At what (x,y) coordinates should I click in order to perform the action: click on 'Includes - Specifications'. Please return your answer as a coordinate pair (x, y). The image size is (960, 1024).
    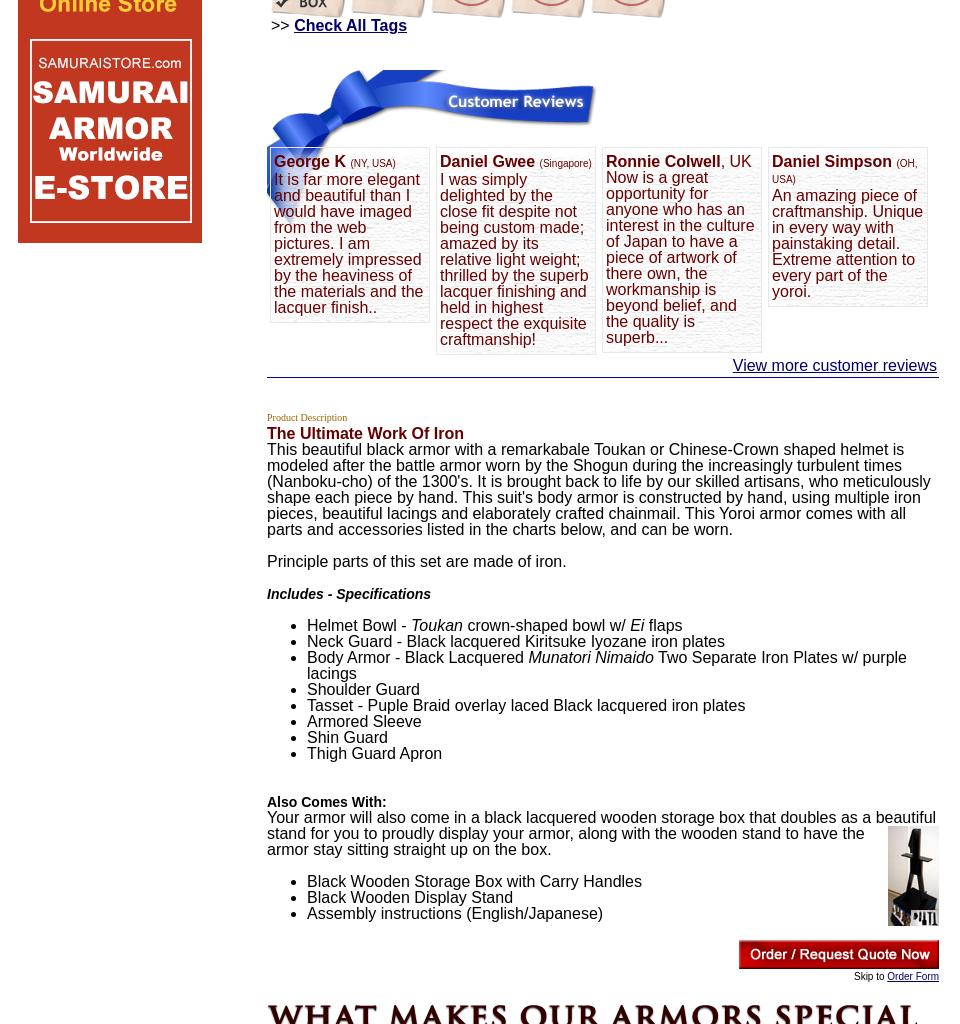
    Looking at the image, I should click on (265, 593).